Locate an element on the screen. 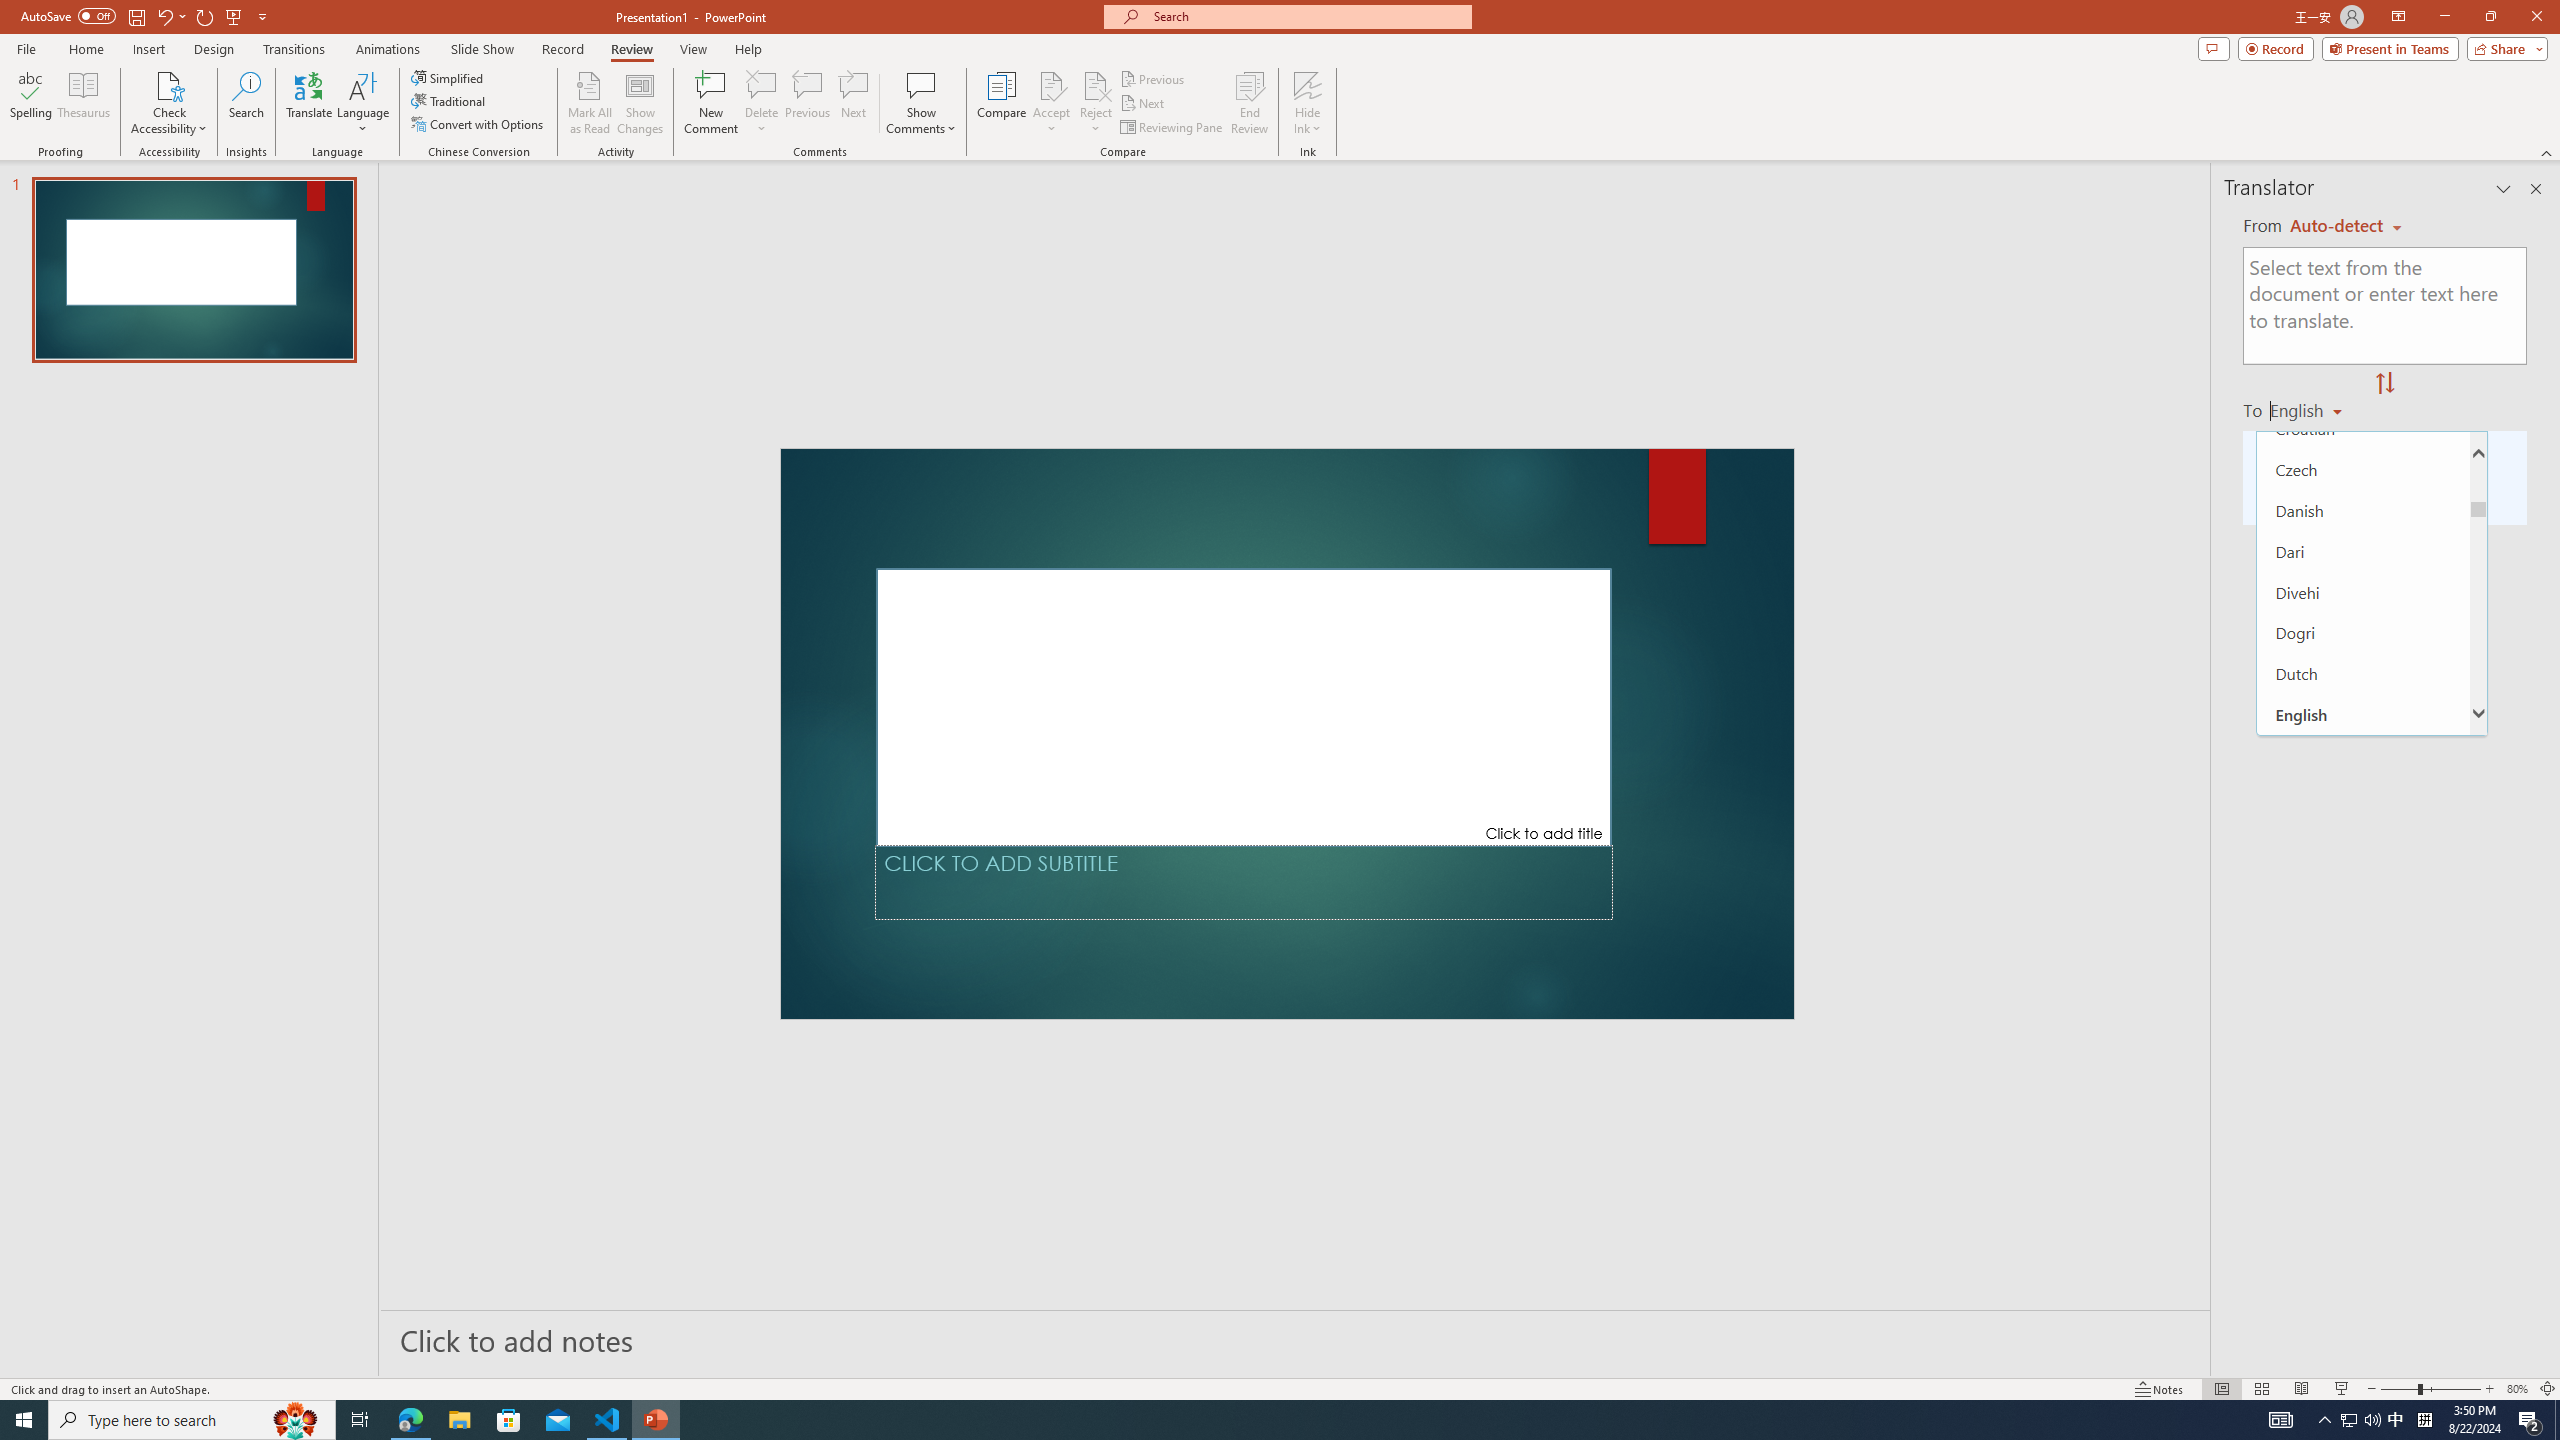 This screenshot has width=2560, height=1440. 'Mark All as Read' is located at coordinates (590, 103).